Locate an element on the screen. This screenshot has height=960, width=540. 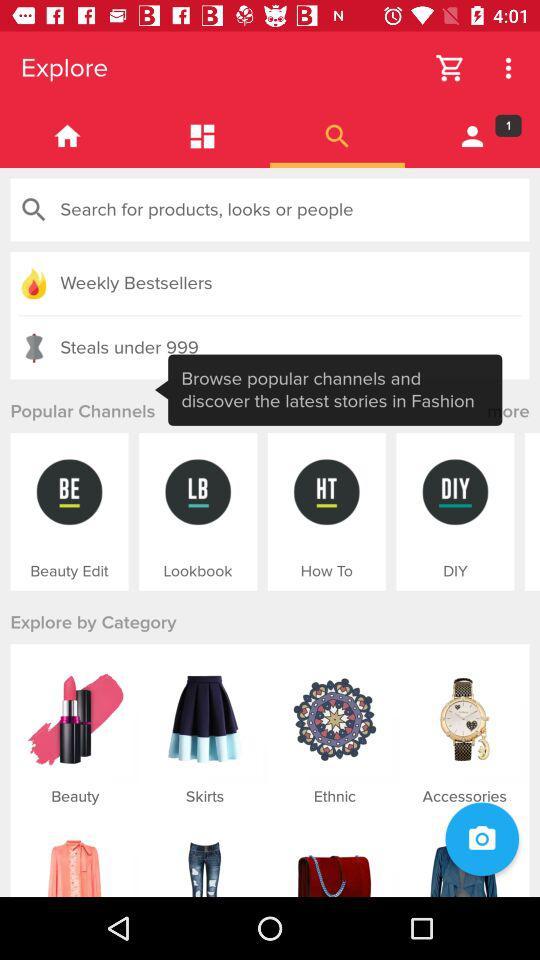
take a photo or upload an existing photo is located at coordinates (481, 839).